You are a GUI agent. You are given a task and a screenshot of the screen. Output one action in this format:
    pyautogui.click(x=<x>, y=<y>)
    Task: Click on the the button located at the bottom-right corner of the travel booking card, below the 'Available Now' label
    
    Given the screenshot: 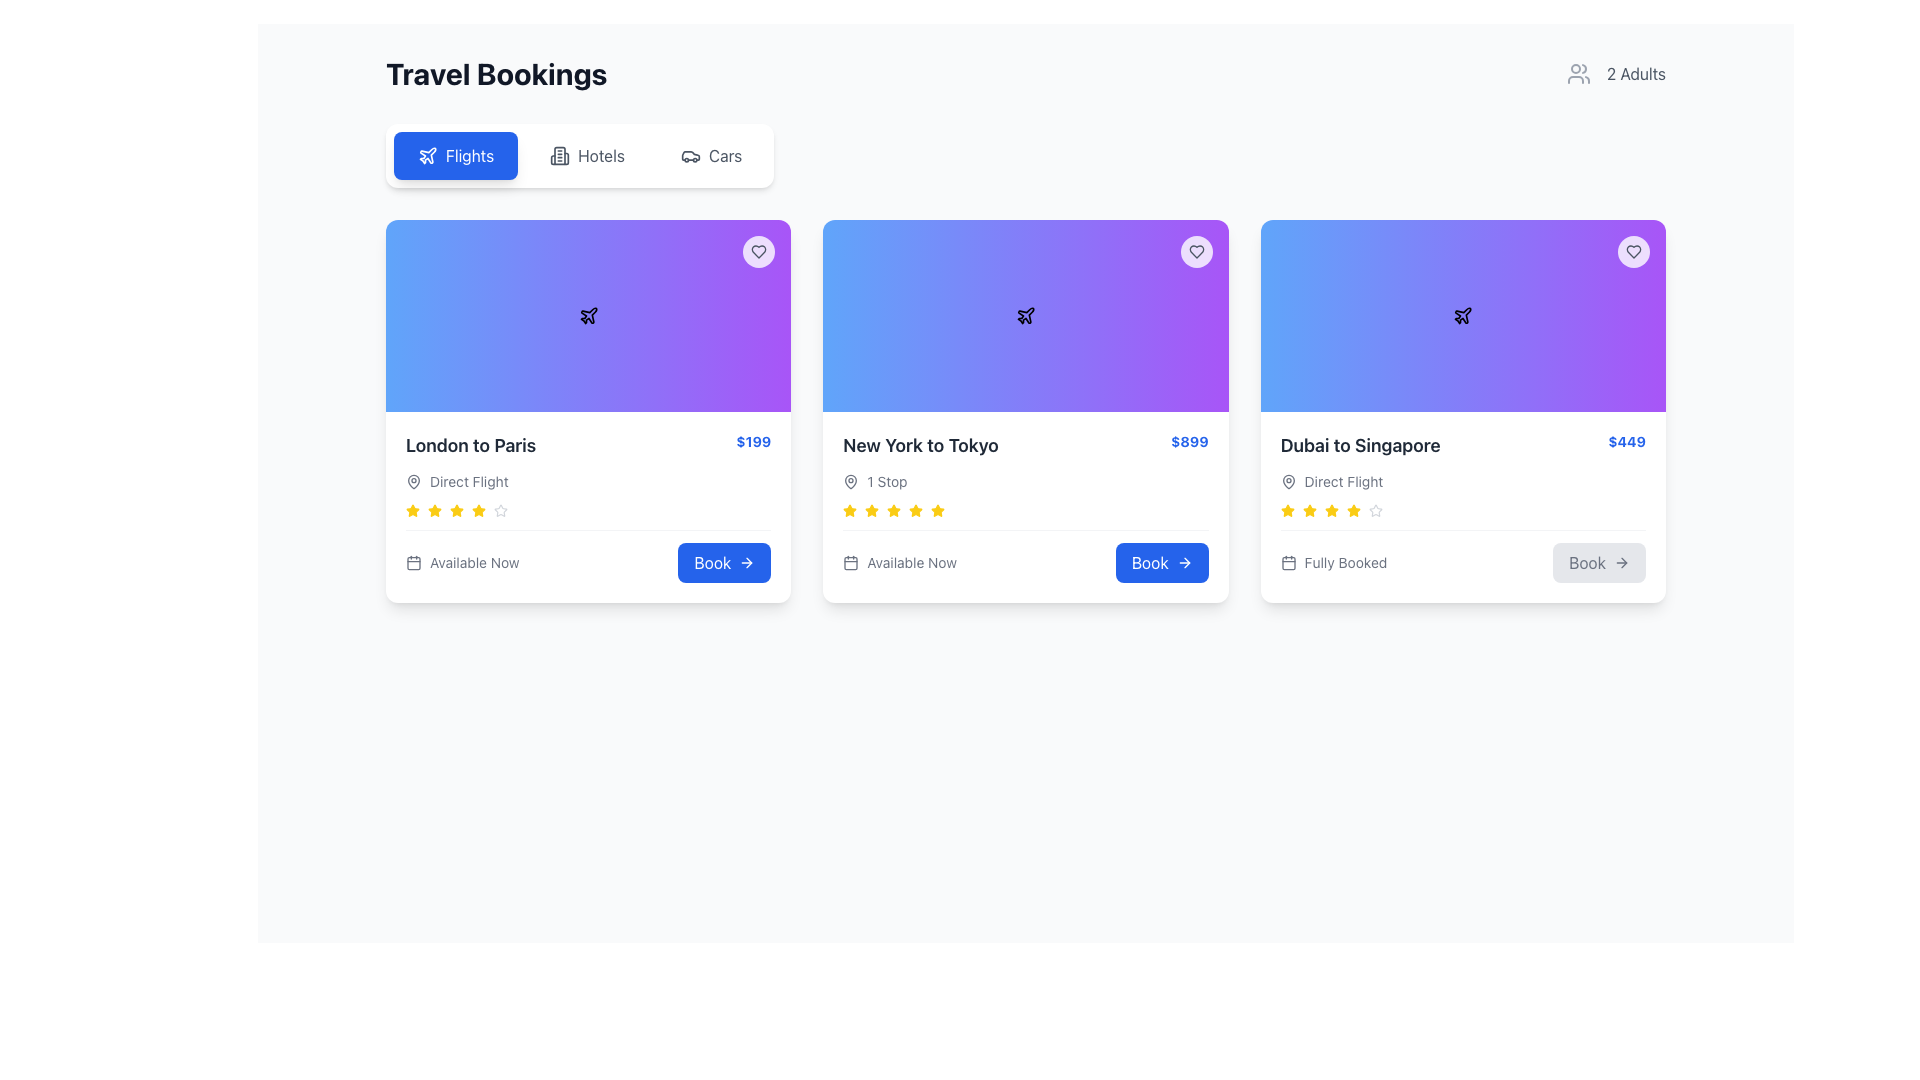 What is the action you would take?
    pyautogui.click(x=723, y=563)
    